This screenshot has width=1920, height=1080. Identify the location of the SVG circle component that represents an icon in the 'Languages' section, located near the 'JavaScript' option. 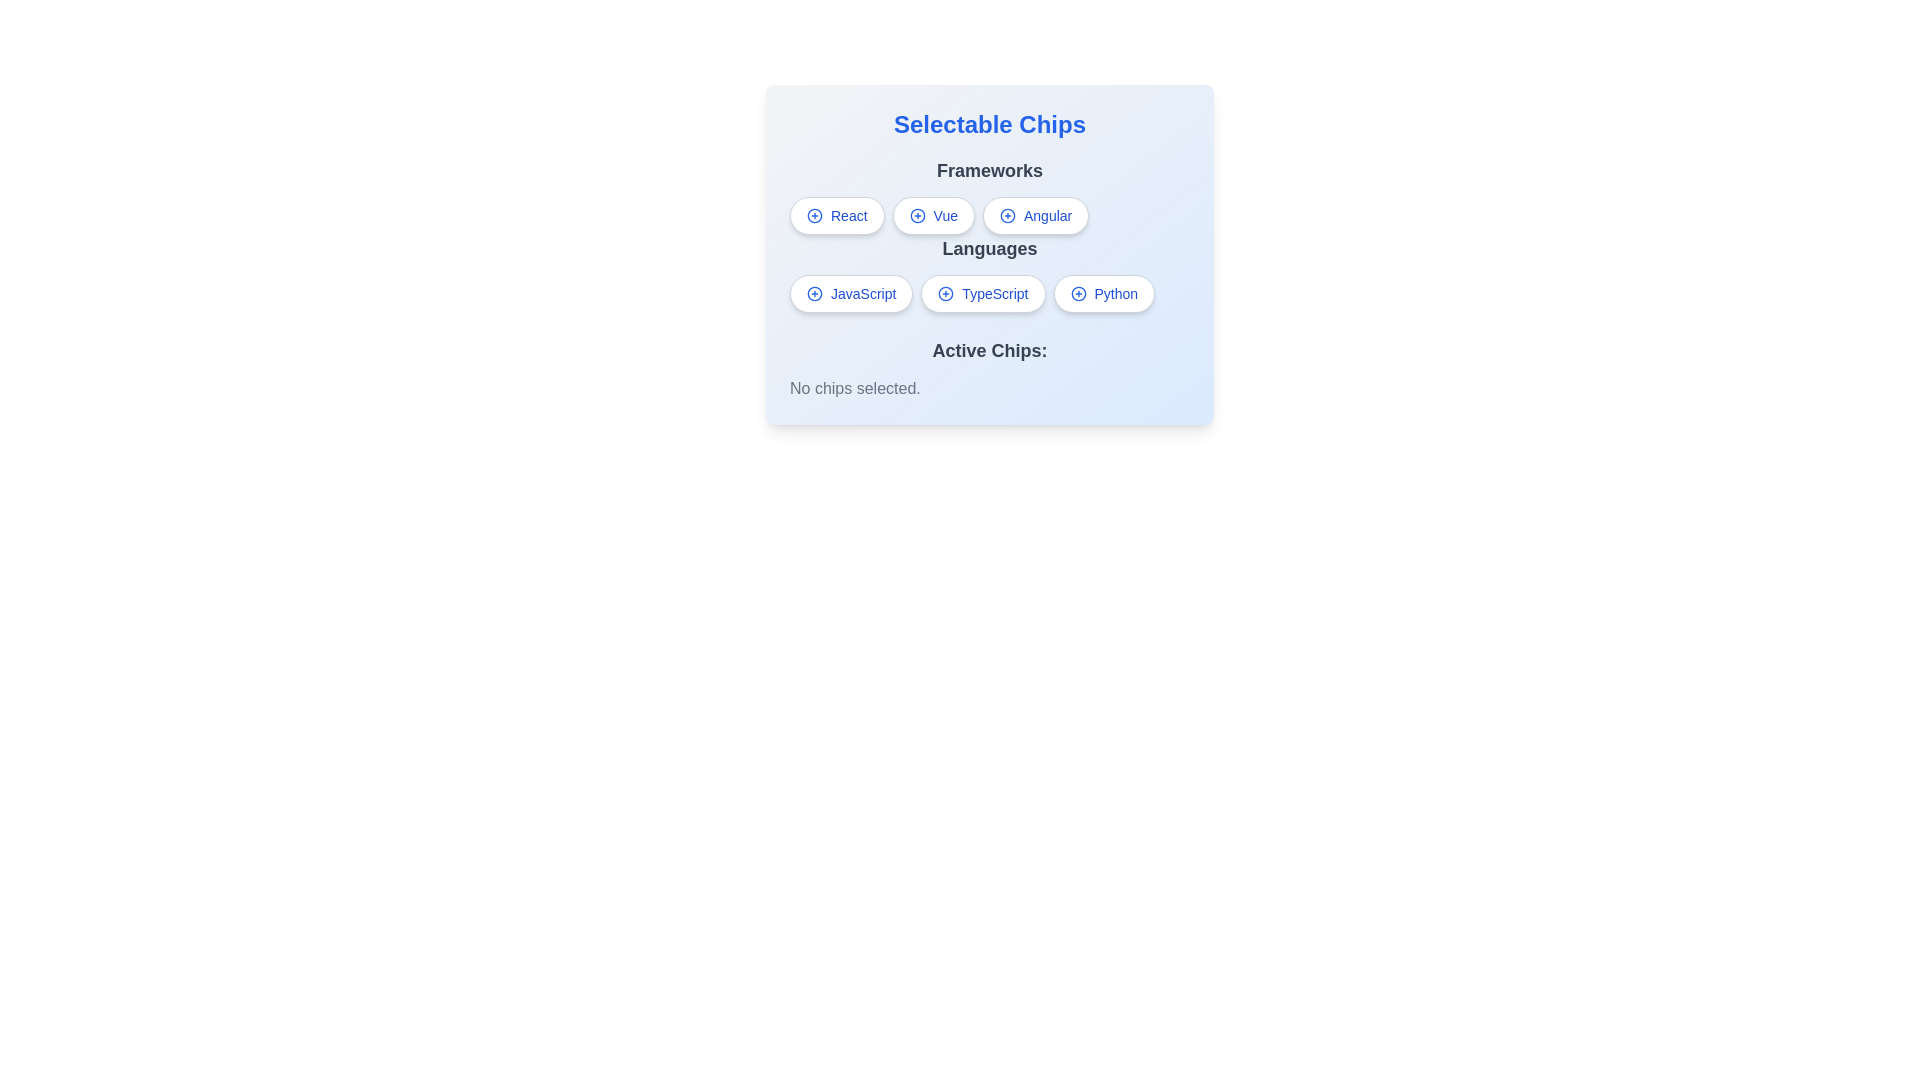
(815, 293).